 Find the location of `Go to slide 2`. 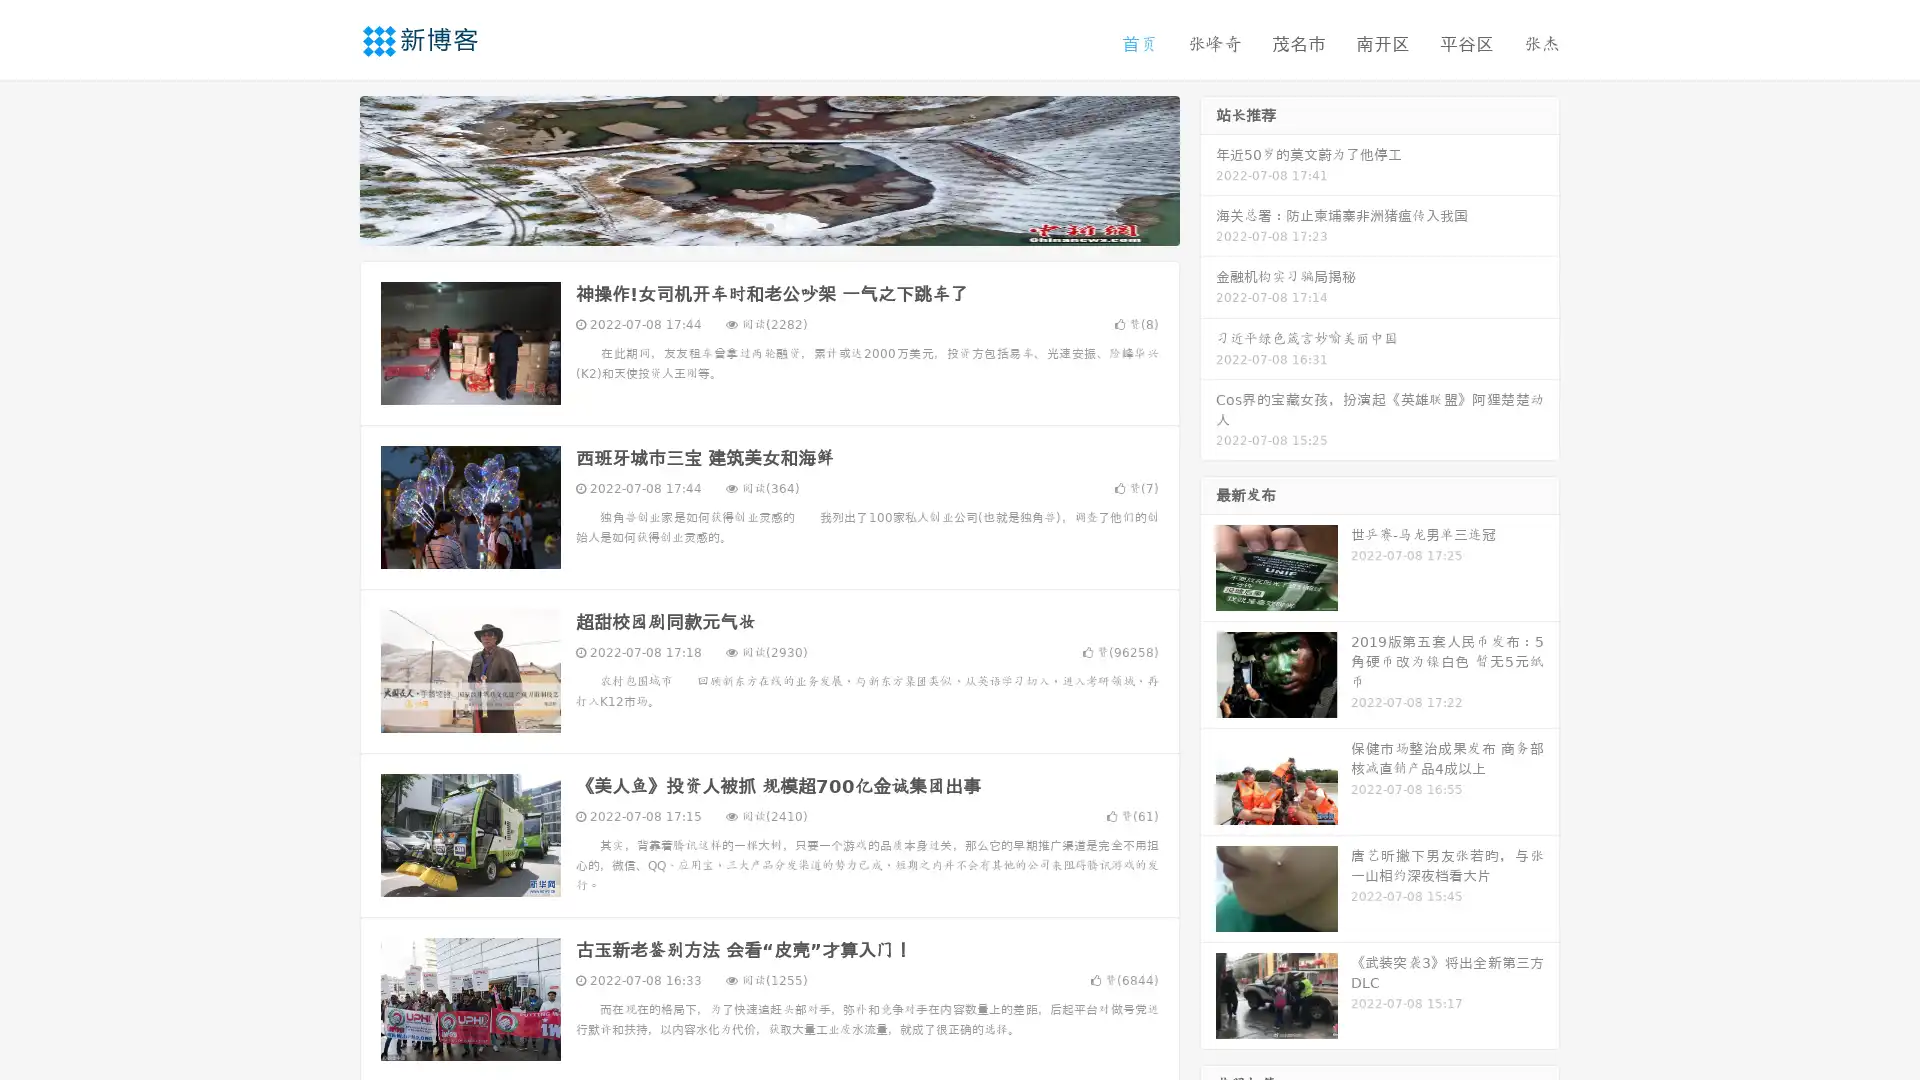

Go to slide 2 is located at coordinates (768, 225).